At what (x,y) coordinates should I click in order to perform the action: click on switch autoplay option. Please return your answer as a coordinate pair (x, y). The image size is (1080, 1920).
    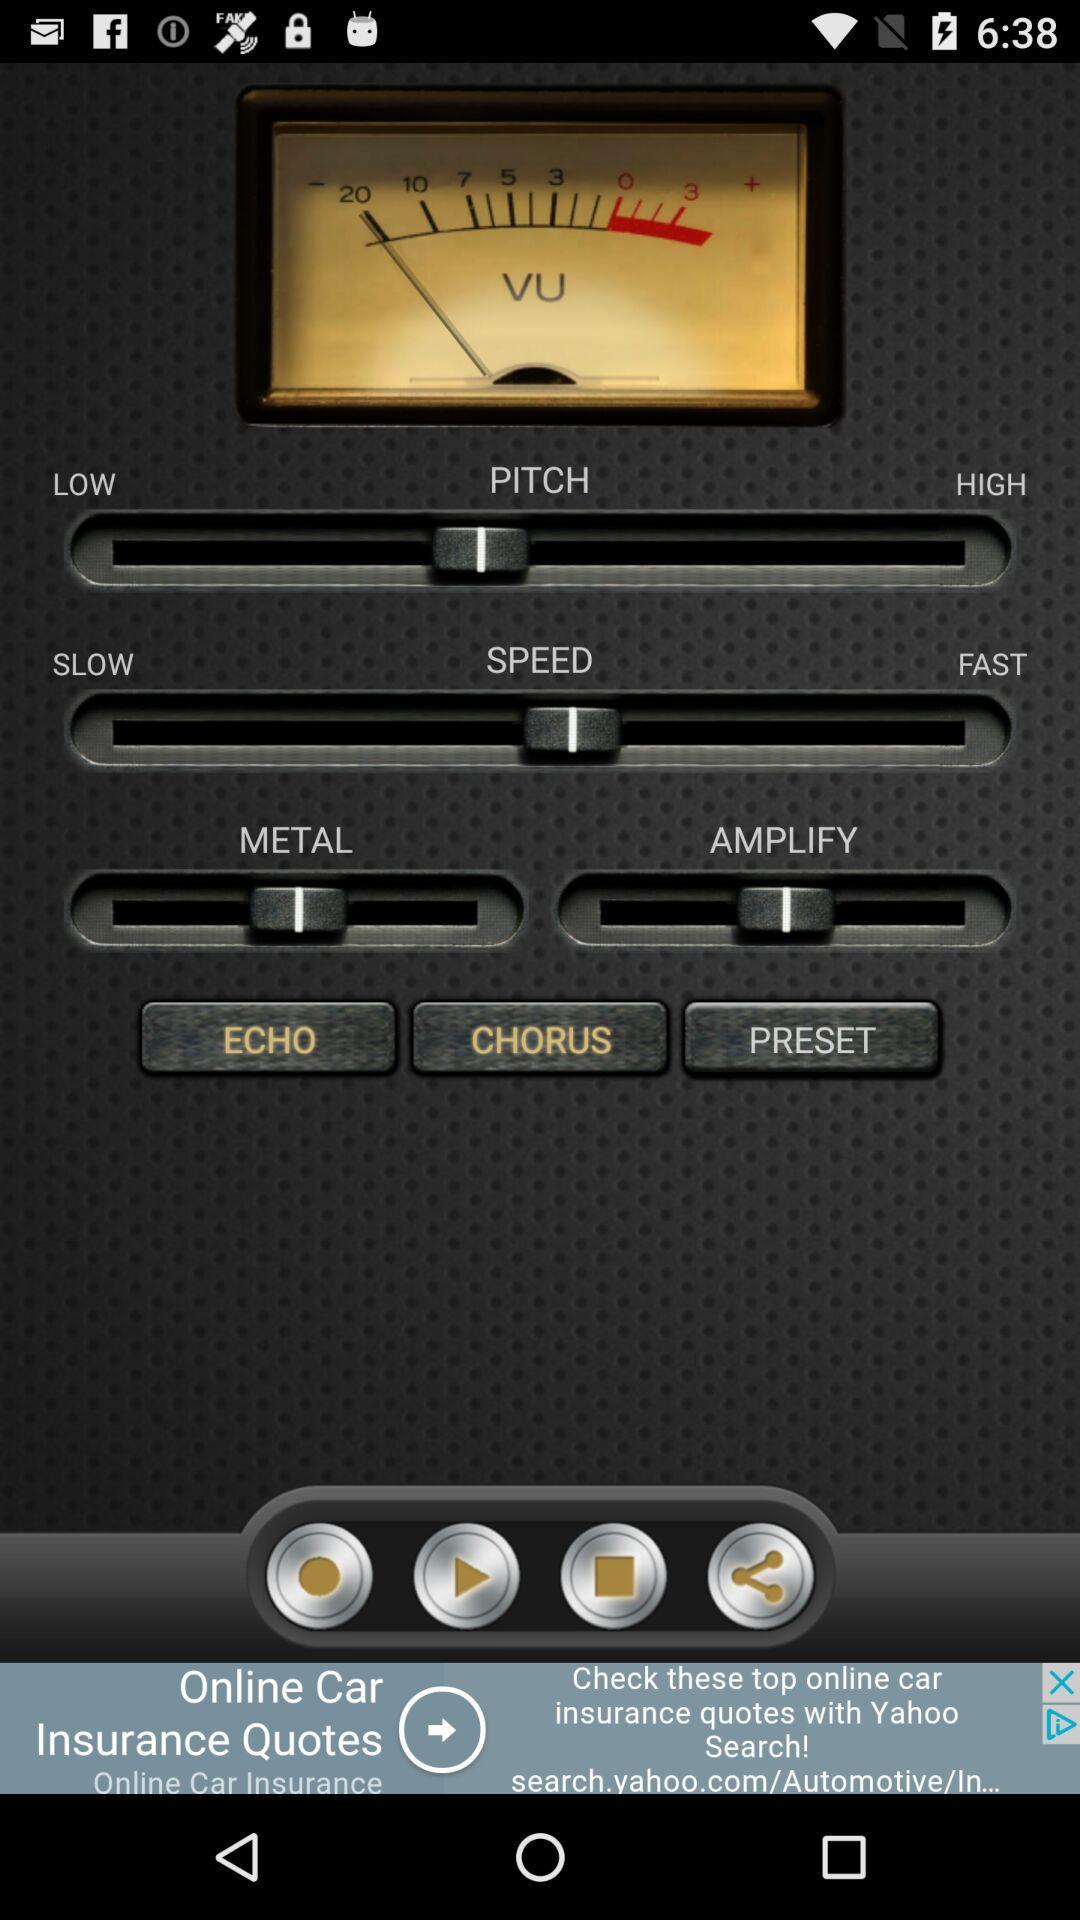
    Looking at the image, I should click on (612, 1575).